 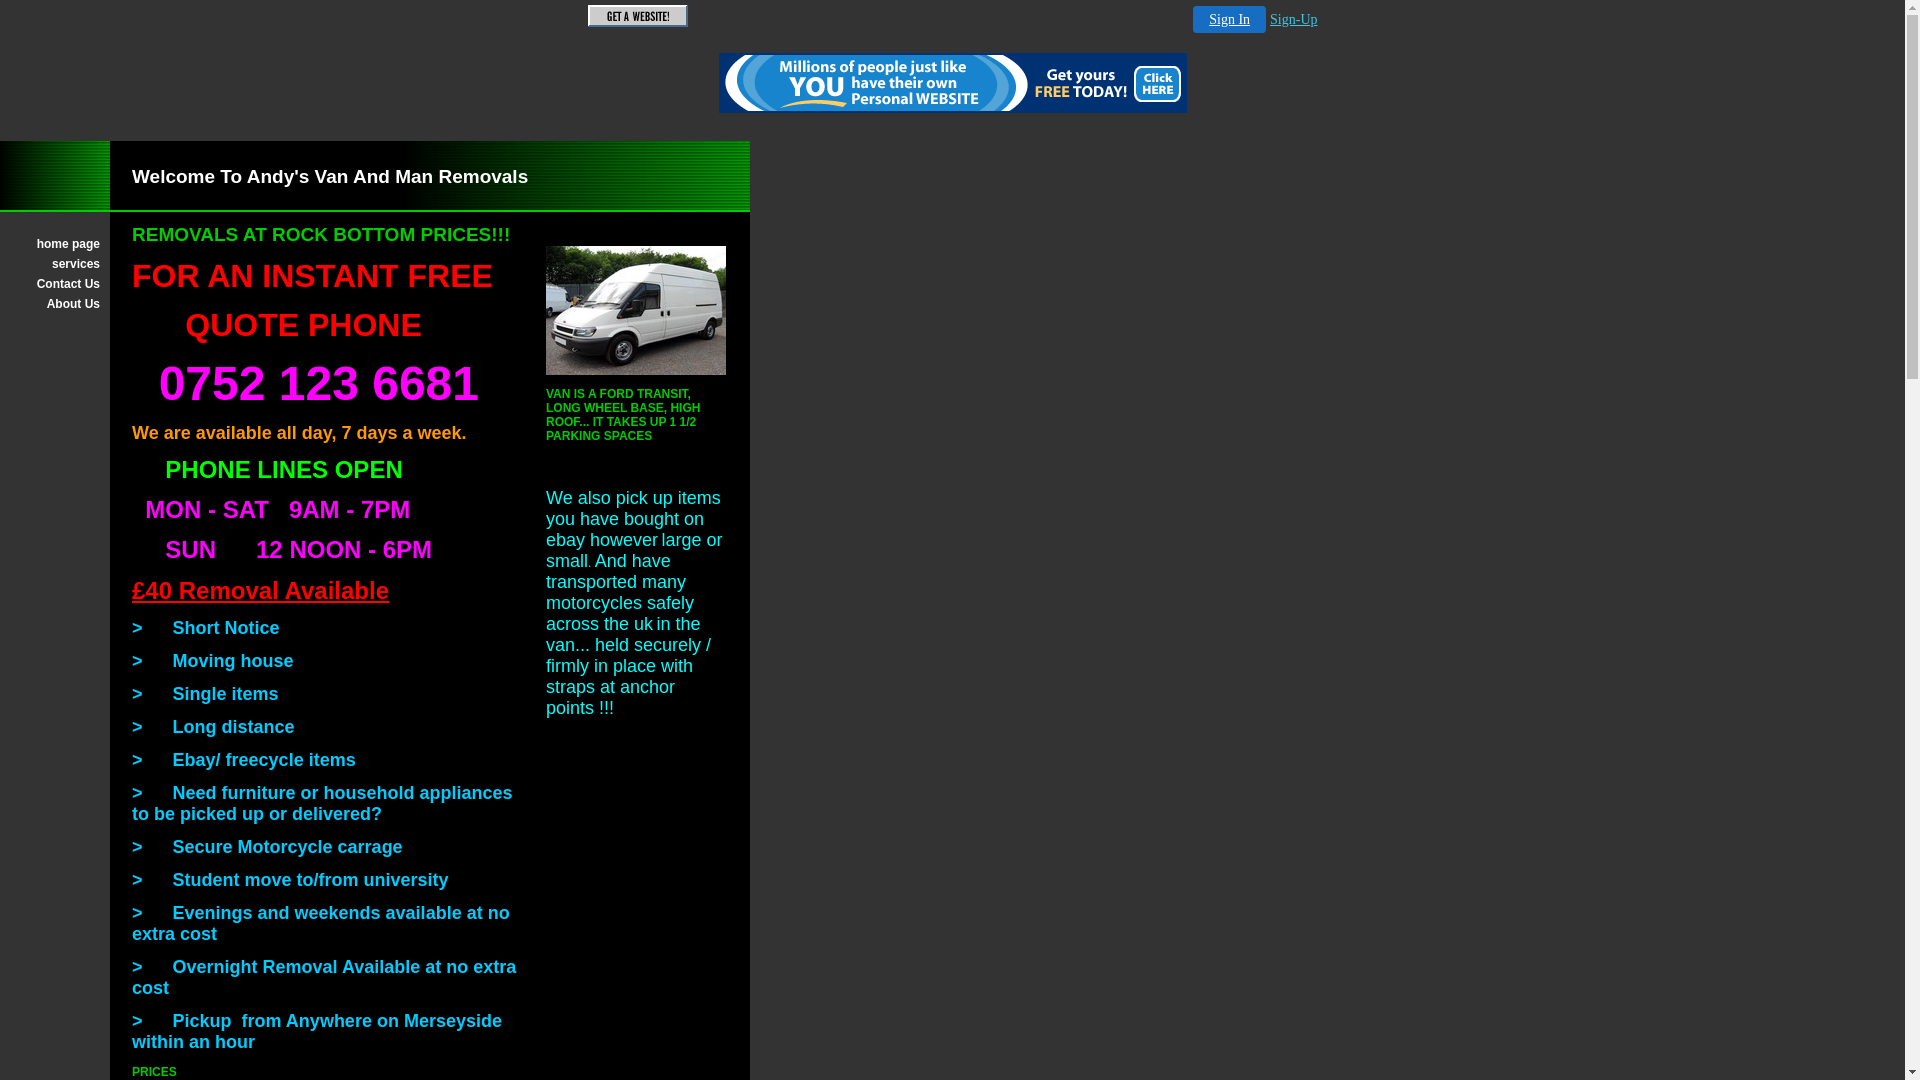 I want to click on 'Contact Us', so click(x=9, y=284).